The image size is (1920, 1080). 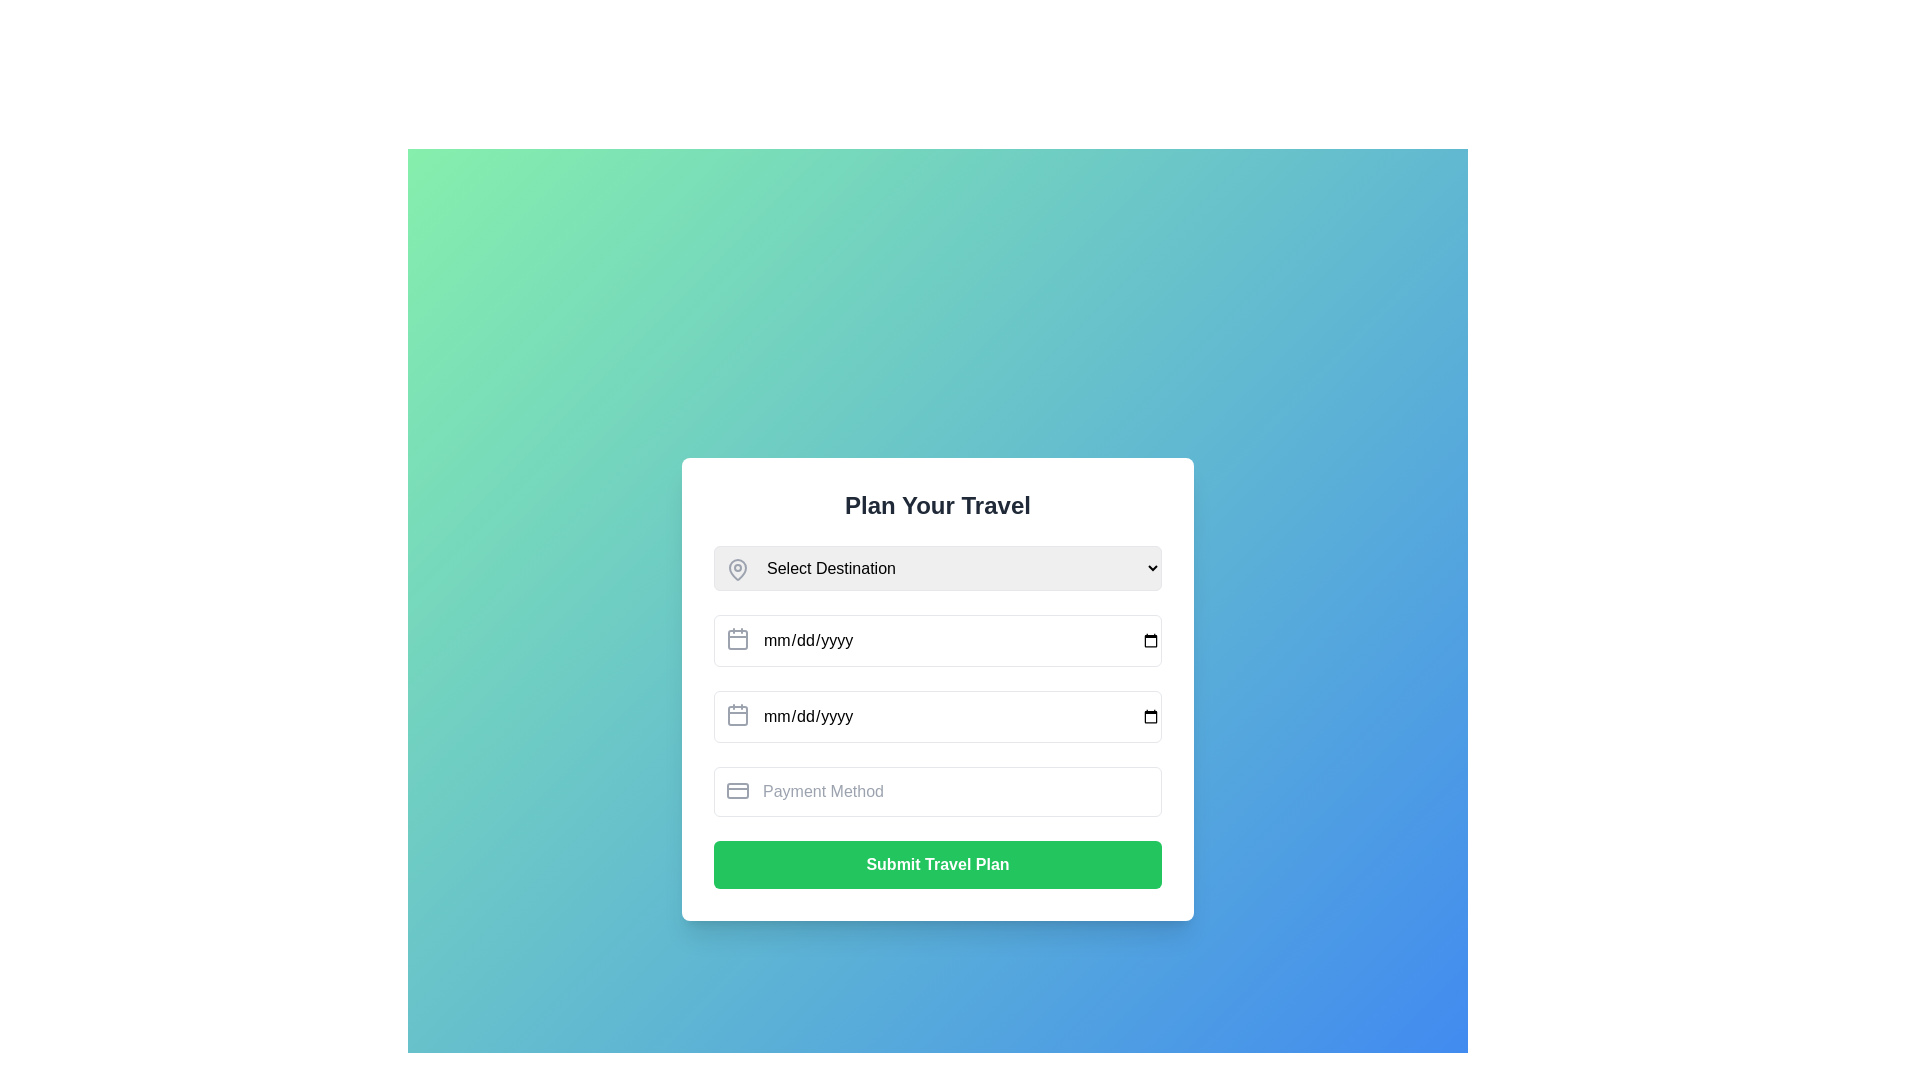 I want to click on the payment method icon located at the top-left corner of the 'Payment Method' input field, which indicates the purpose of the input related to payment information, so click(x=737, y=789).